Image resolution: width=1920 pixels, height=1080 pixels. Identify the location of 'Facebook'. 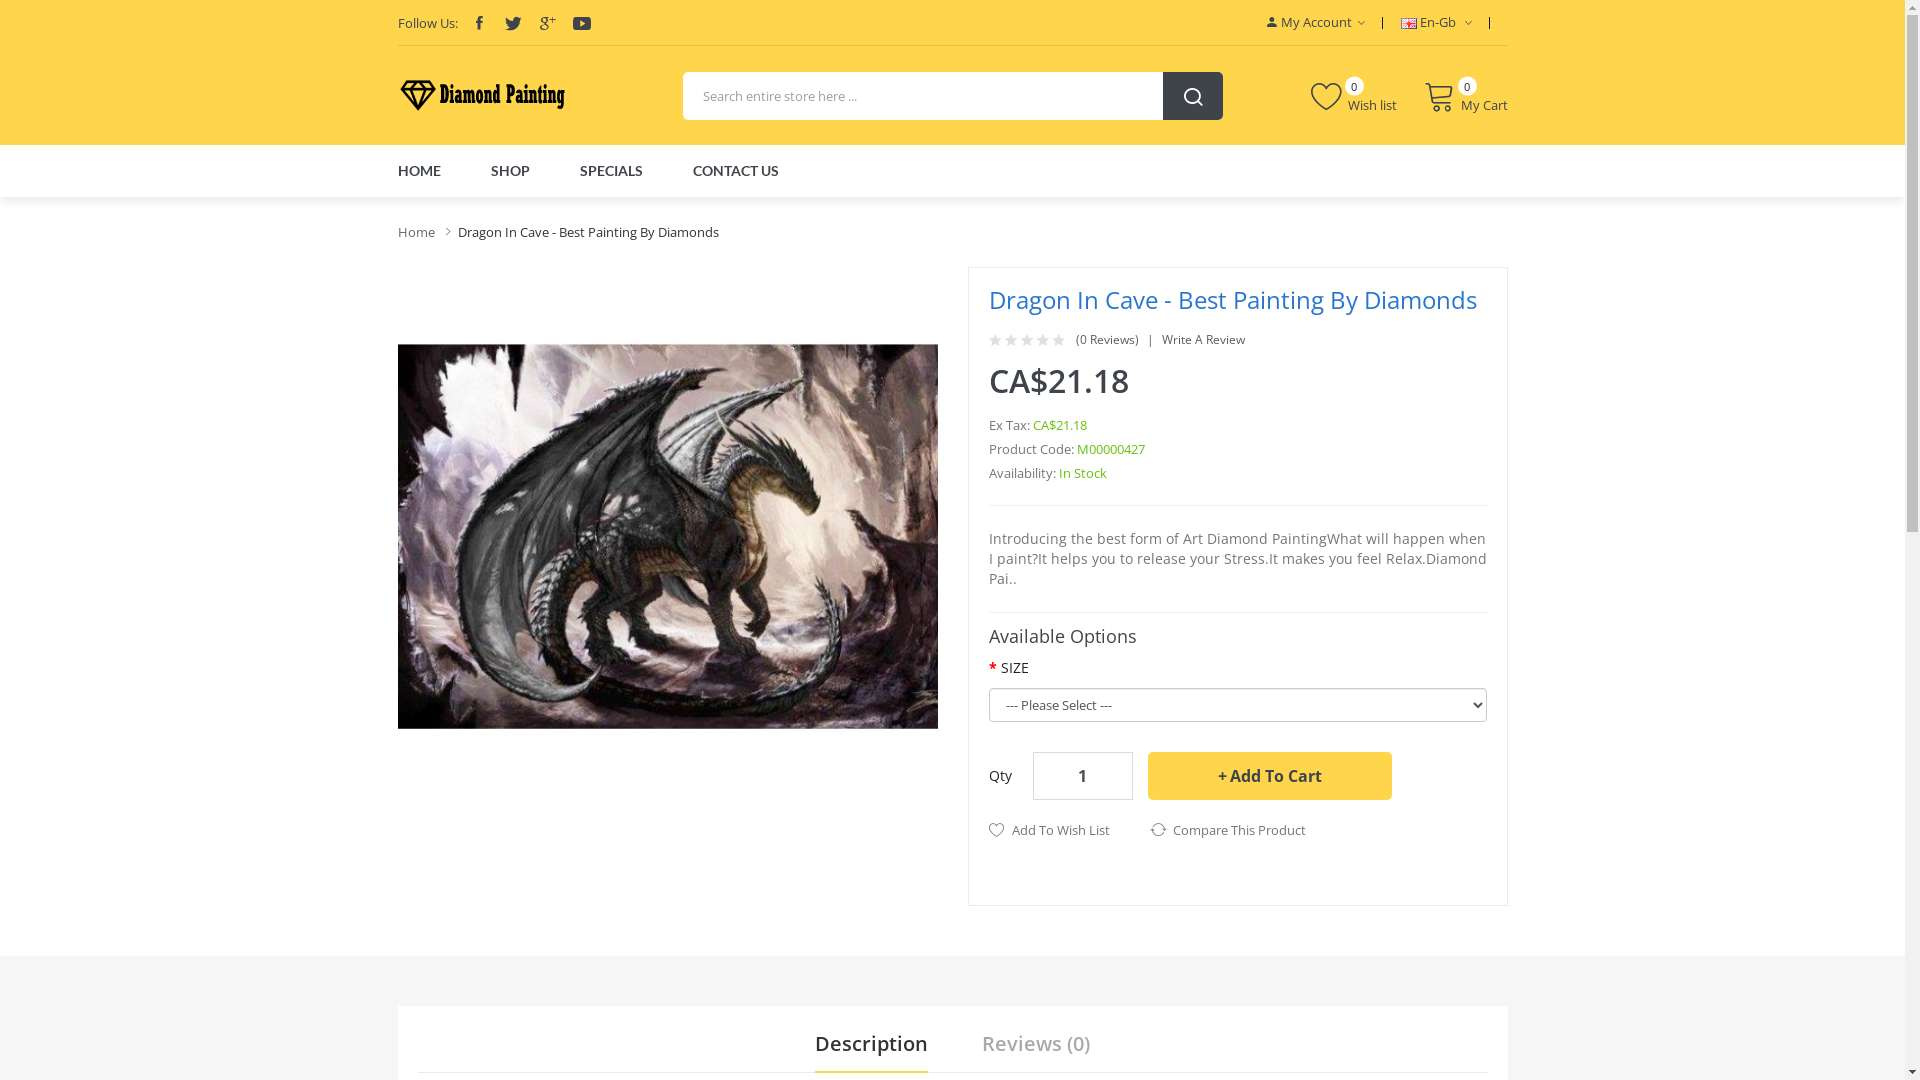
(478, 23).